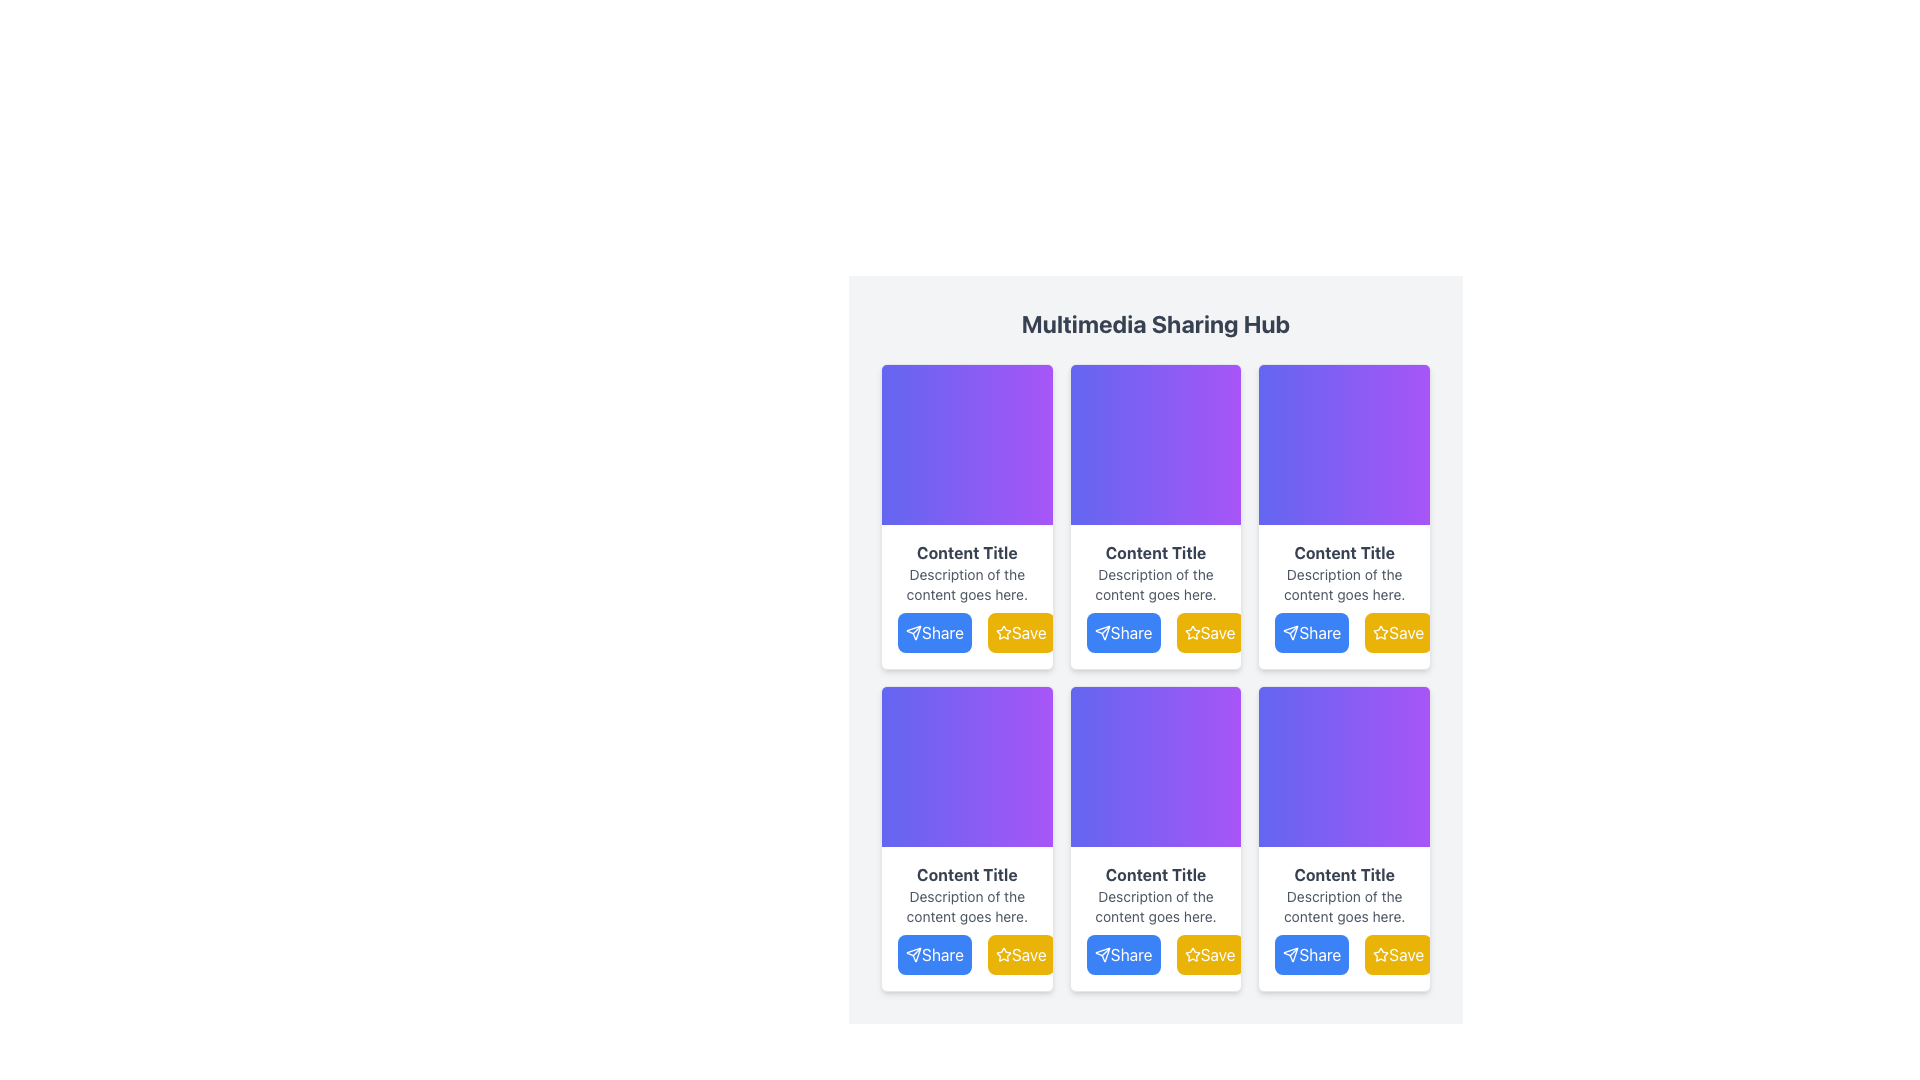 The height and width of the screenshot is (1080, 1920). Describe the element at coordinates (1192, 632) in the screenshot. I see `the star-shaped icon with a yellow fill and white border located within the 'Save' button in the bottom-right corner of the second card in the first row of the grid layout` at that location.